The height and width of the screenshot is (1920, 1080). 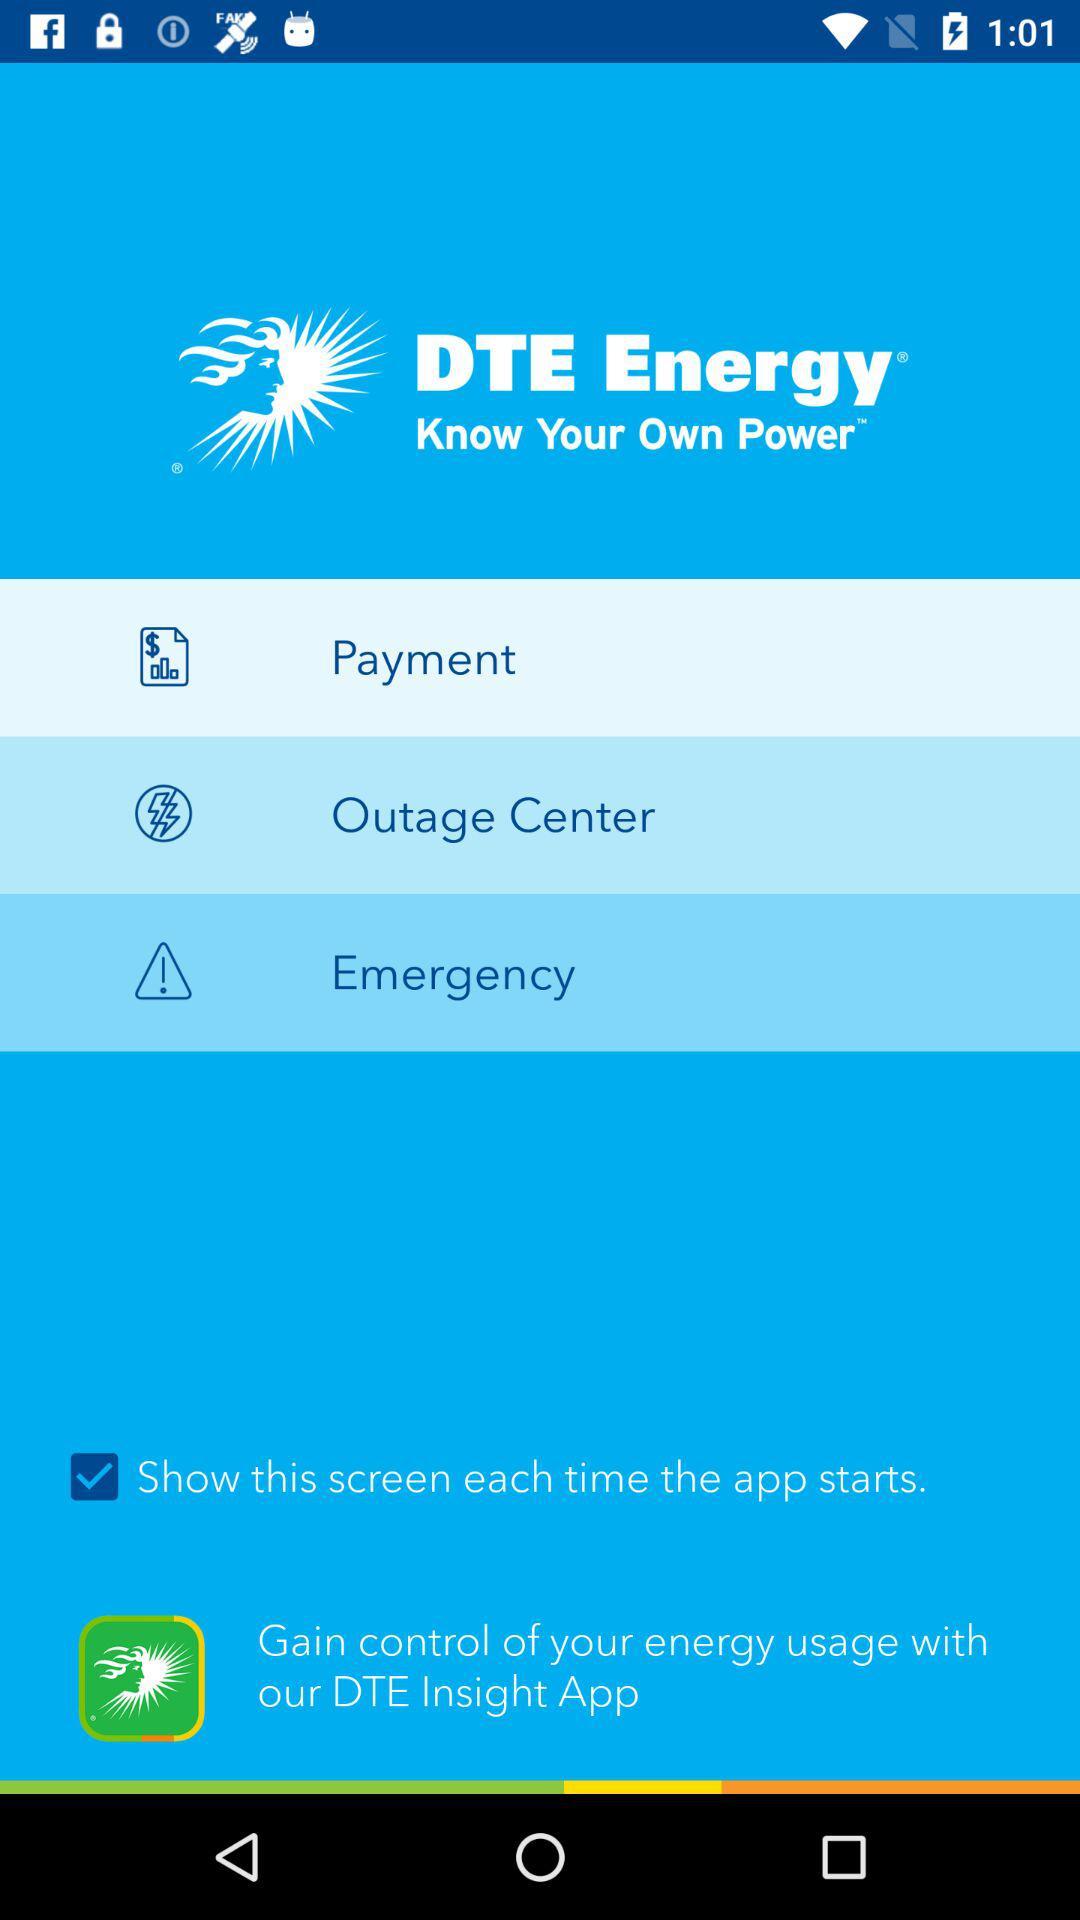 I want to click on icon above the emergency, so click(x=540, y=815).